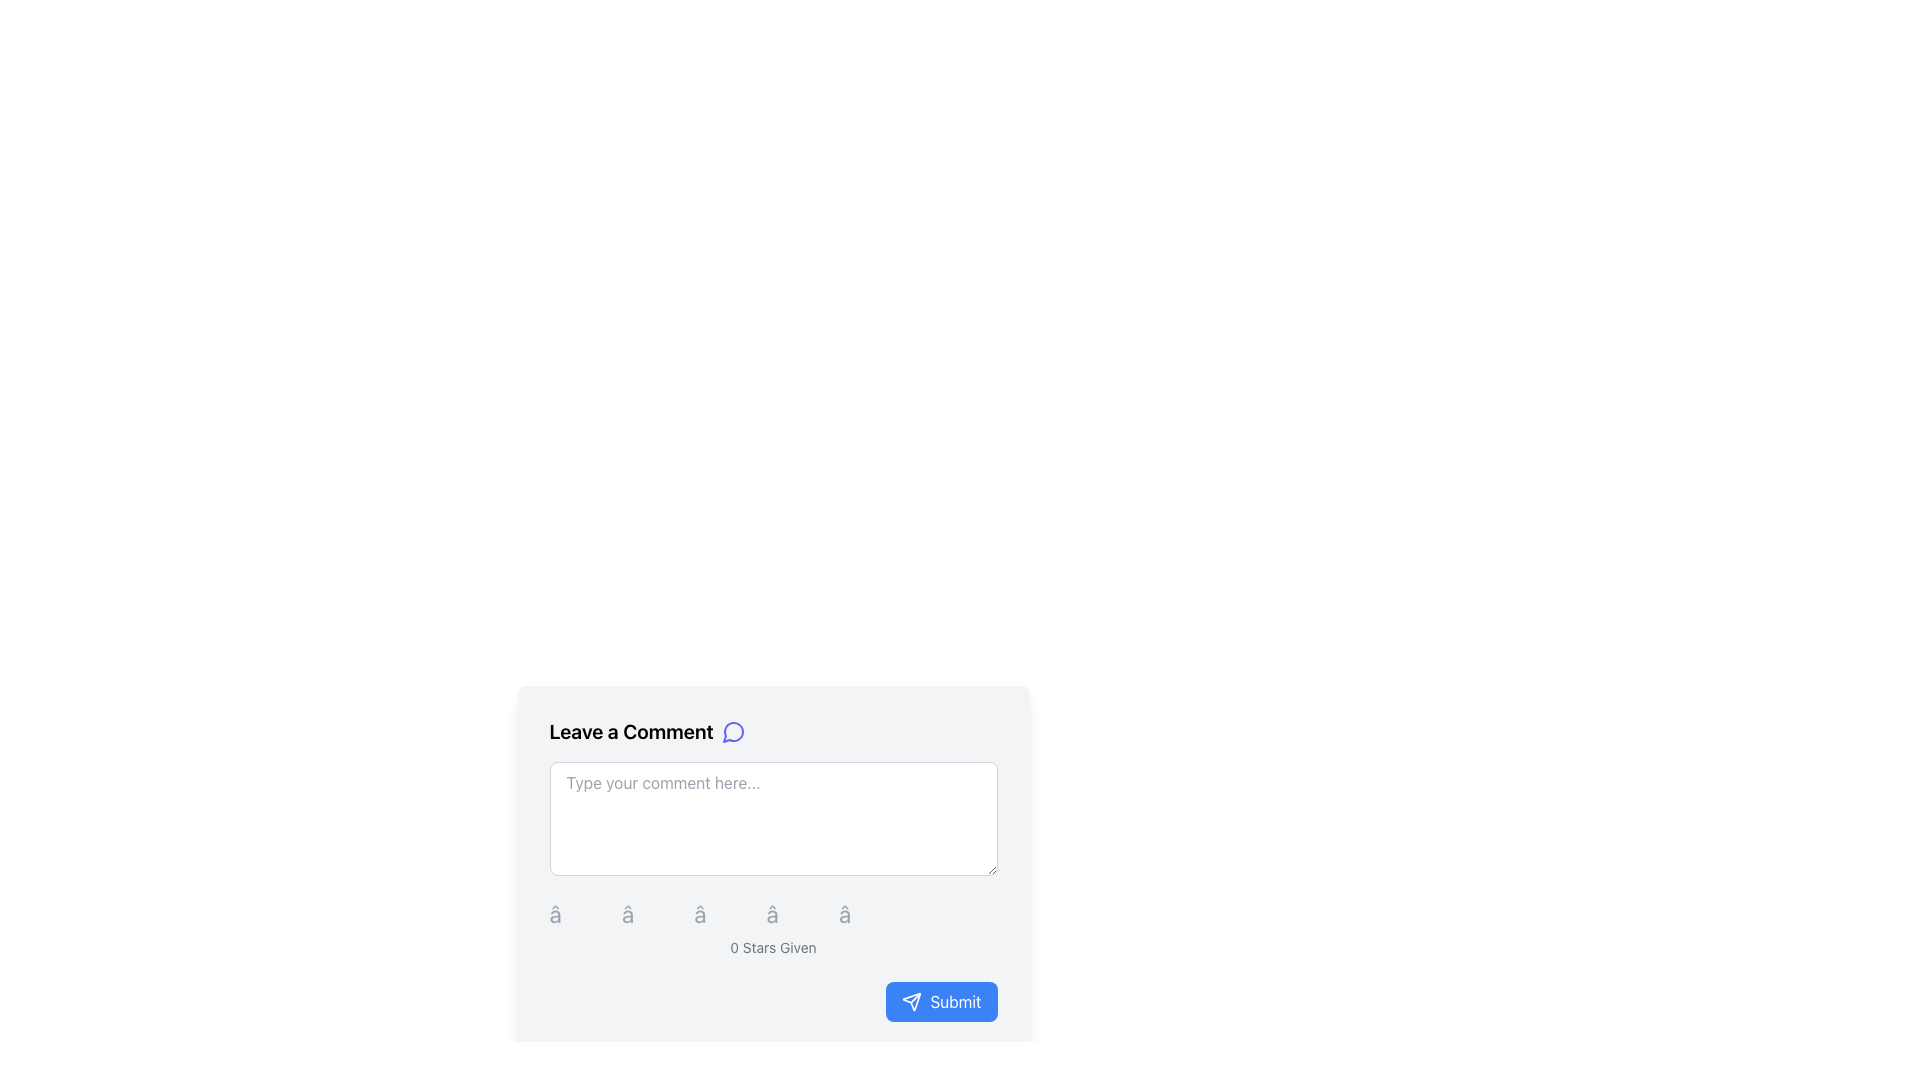 The image size is (1920, 1080). What do you see at coordinates (652, 914) in the screenshot?
I see `the second star in the five-star rating scale` at bounding box center [652, 914].